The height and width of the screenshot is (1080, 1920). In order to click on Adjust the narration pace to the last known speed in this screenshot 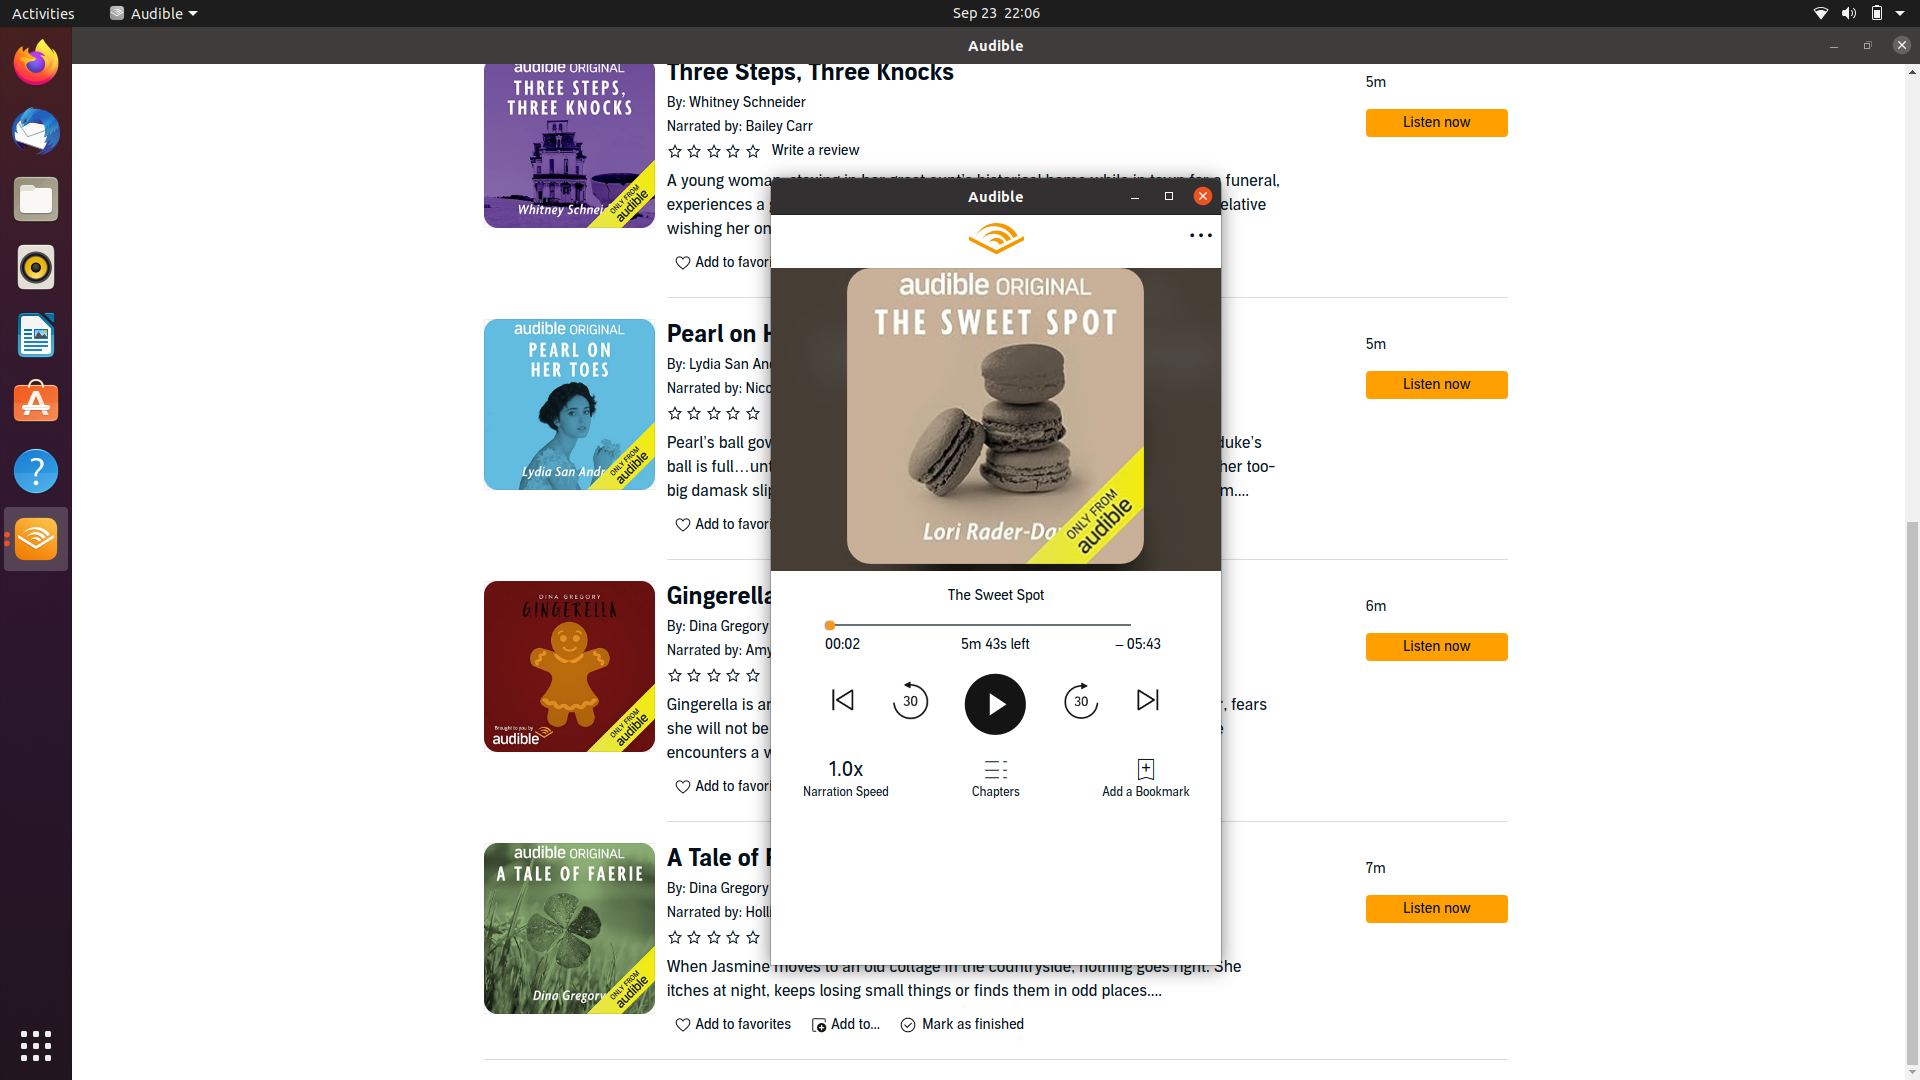, I will do `click(846, 774)`.